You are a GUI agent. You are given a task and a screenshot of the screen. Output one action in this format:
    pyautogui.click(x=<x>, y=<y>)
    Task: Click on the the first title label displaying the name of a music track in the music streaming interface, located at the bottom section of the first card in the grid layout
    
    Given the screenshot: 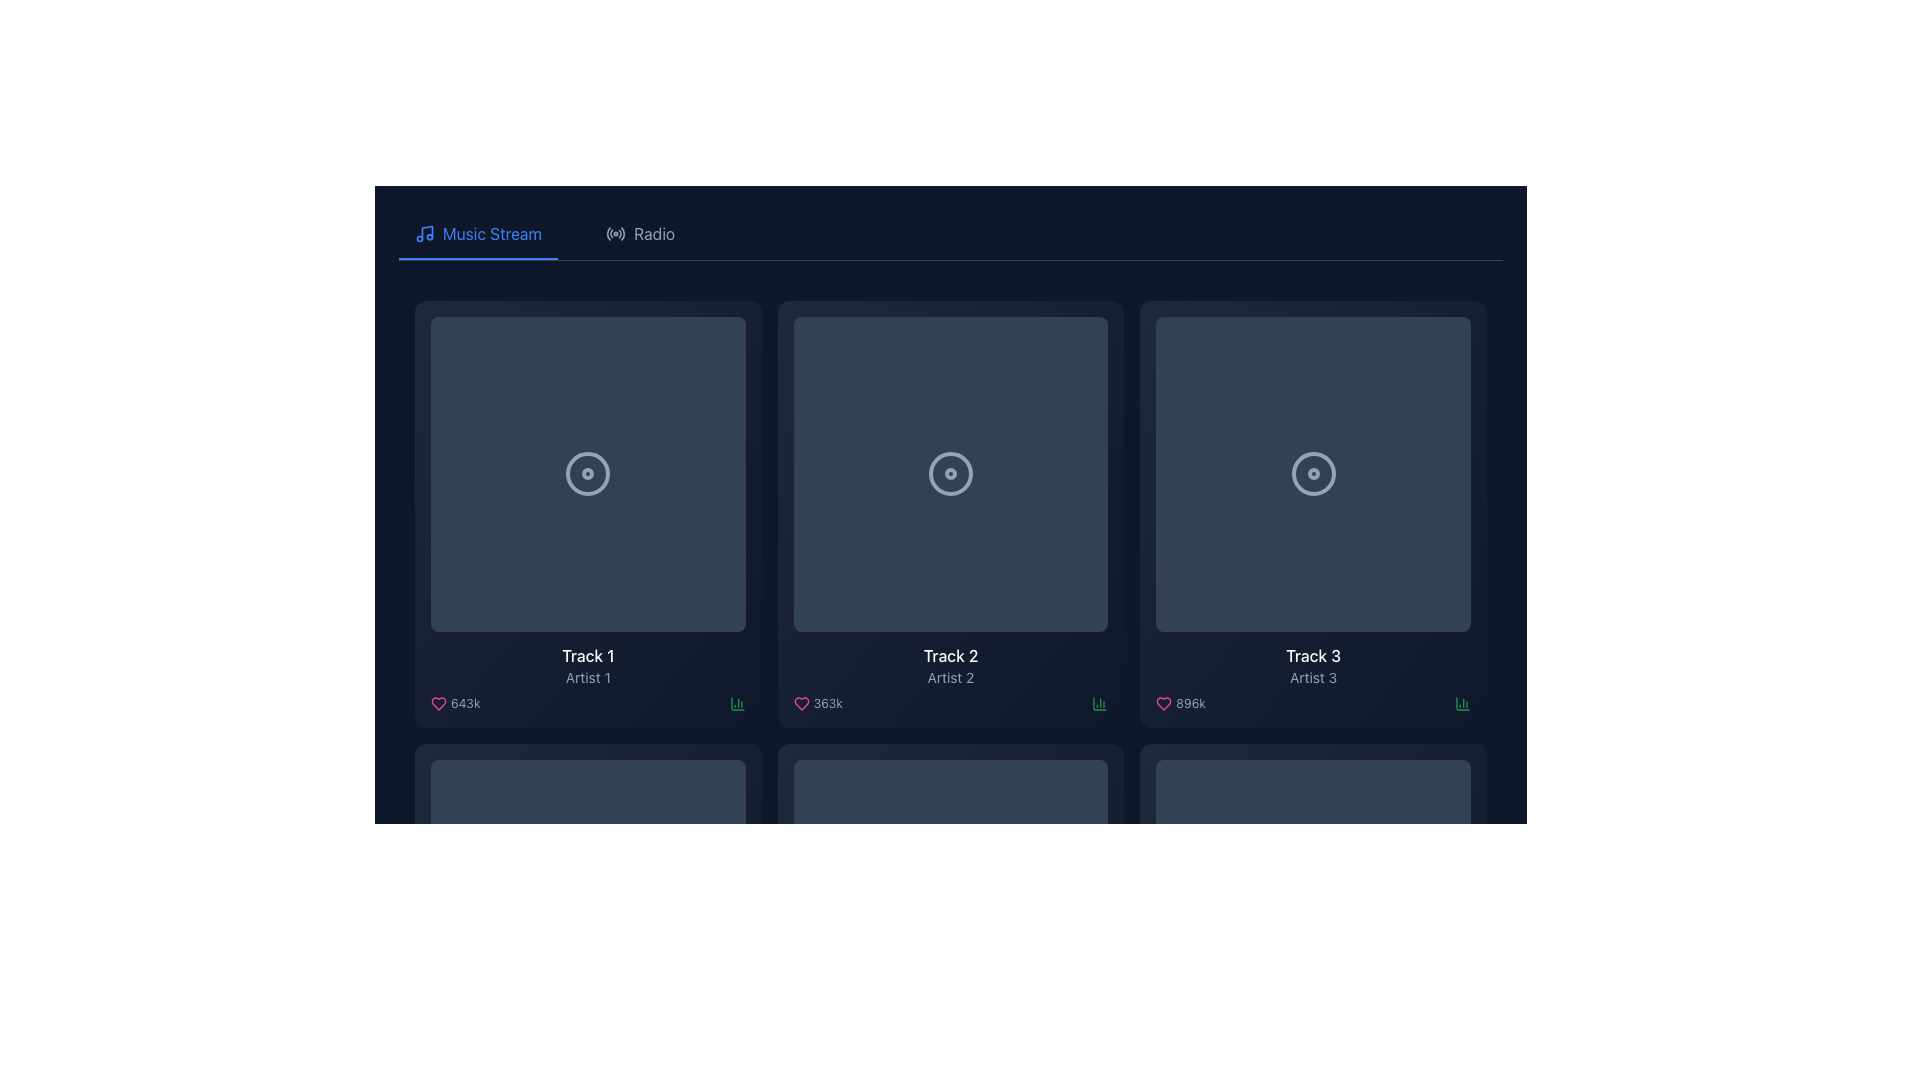 What is the action you would take?
    pyautogui.click(x=587, y=655)
    